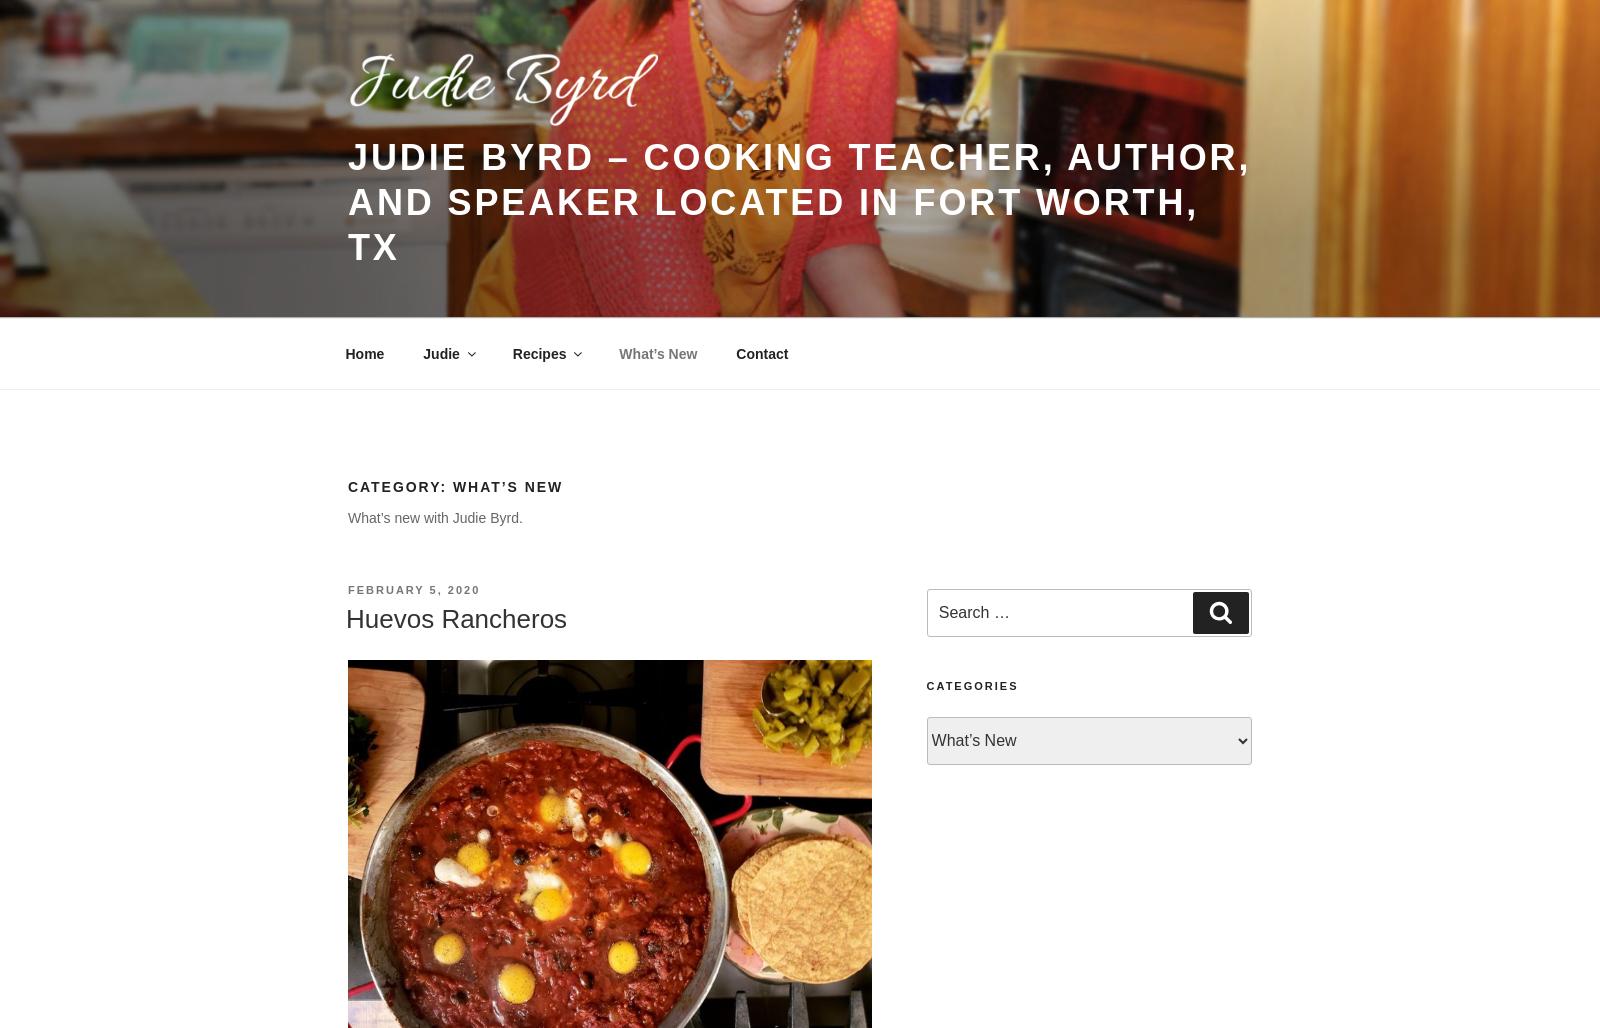 This screenshot has height=1028, width=1600. Describe the element at coordinates (439, 352) in the screenshot. I see `'Judie'` at that location.